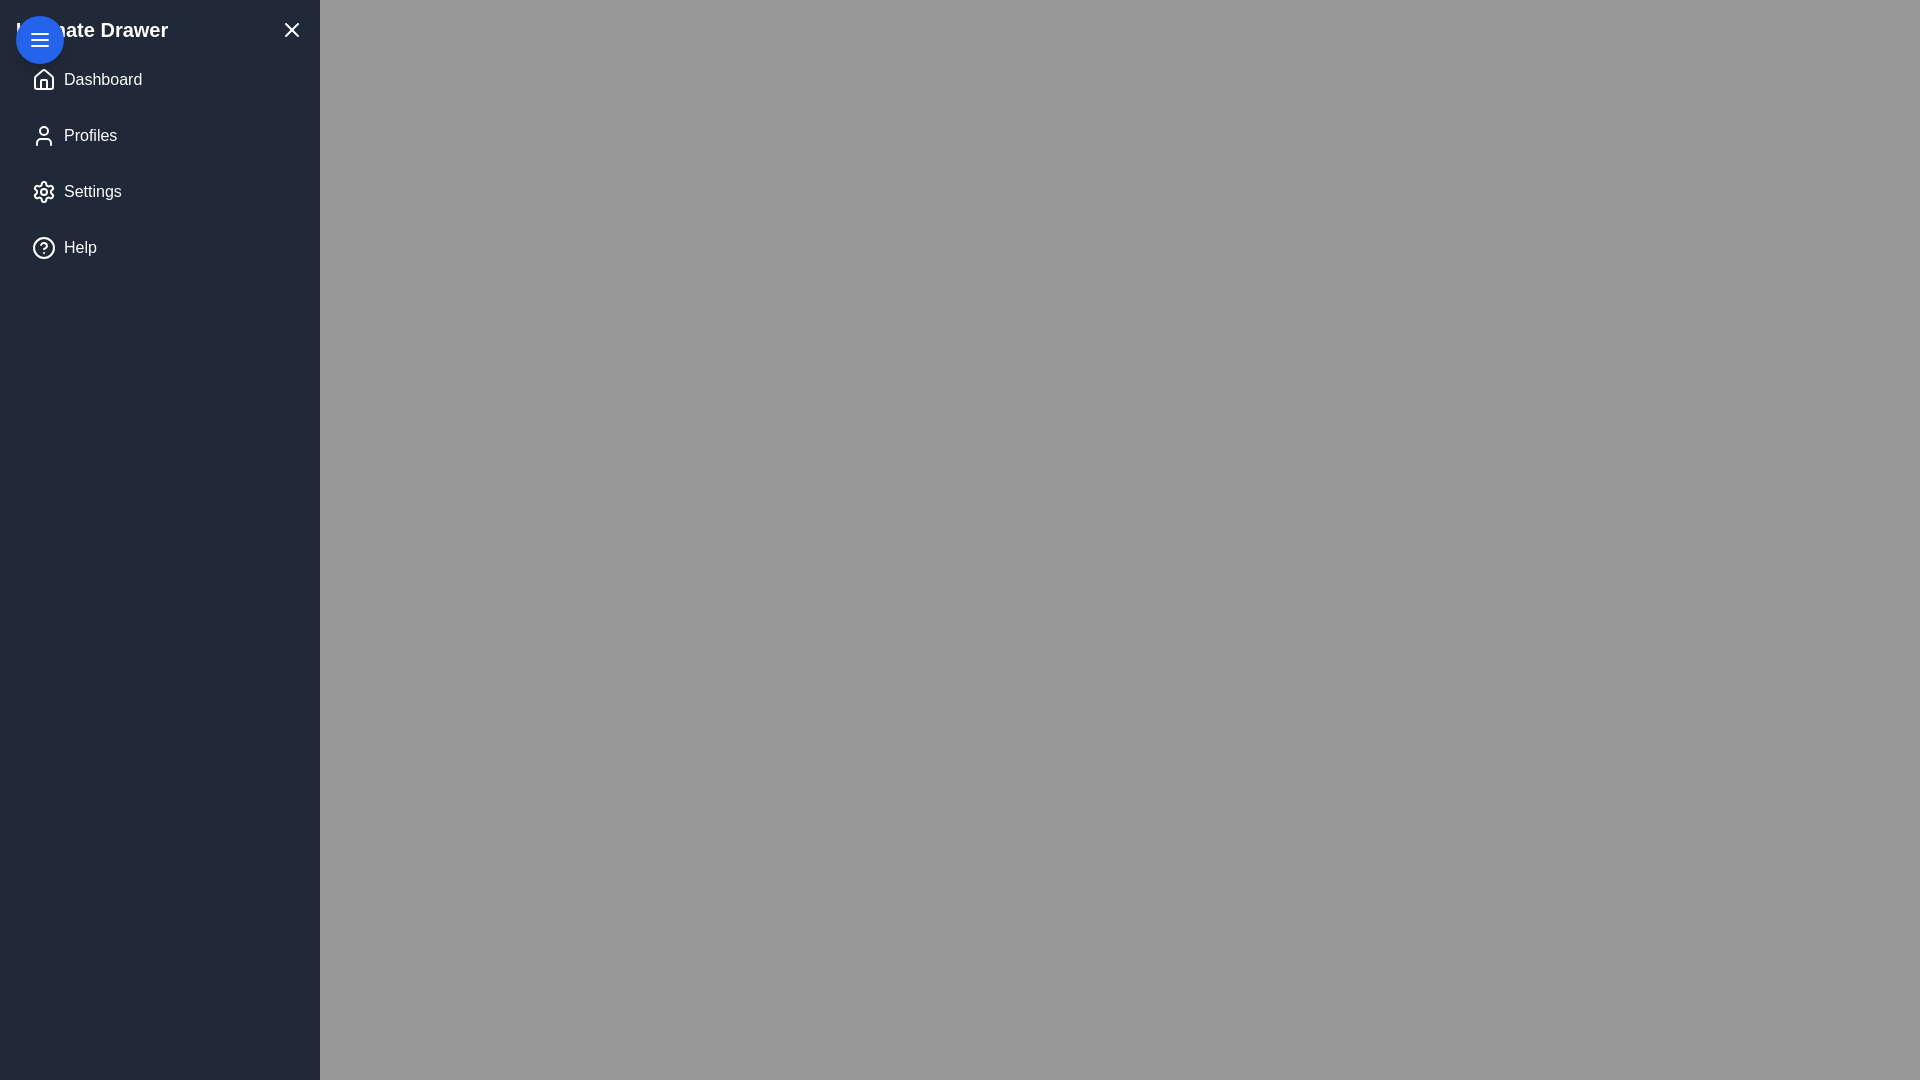  What do you see at coordinates (91, 30) in the screenshot?
I see `title text located at the top of the sidebar panel, which serves as a label for the drawer panel` at bounding box center [91, 30].